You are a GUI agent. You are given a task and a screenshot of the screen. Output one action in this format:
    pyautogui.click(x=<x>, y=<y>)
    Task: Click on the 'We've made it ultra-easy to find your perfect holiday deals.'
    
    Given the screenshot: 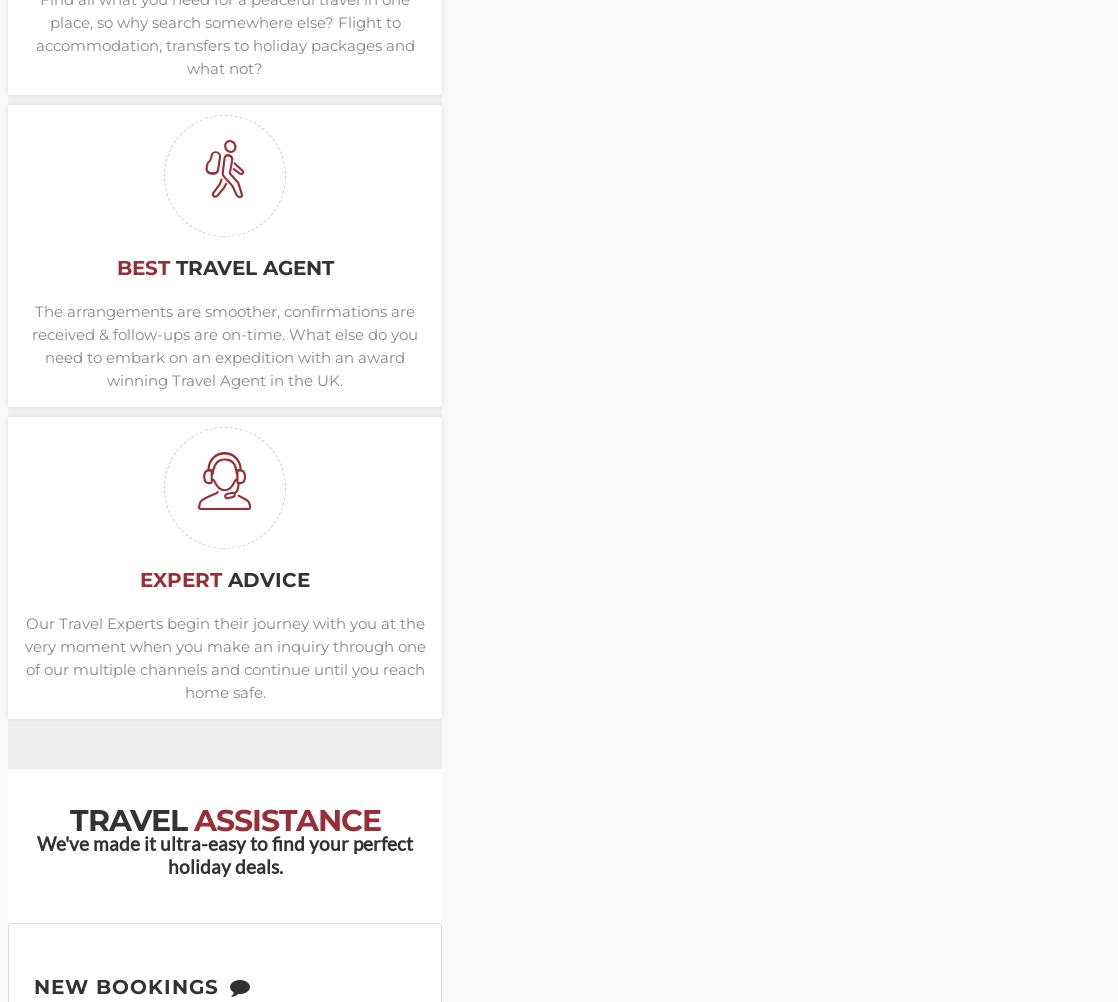 What is the action you would take?
    pyautogui.click(x=225, y=855)
    